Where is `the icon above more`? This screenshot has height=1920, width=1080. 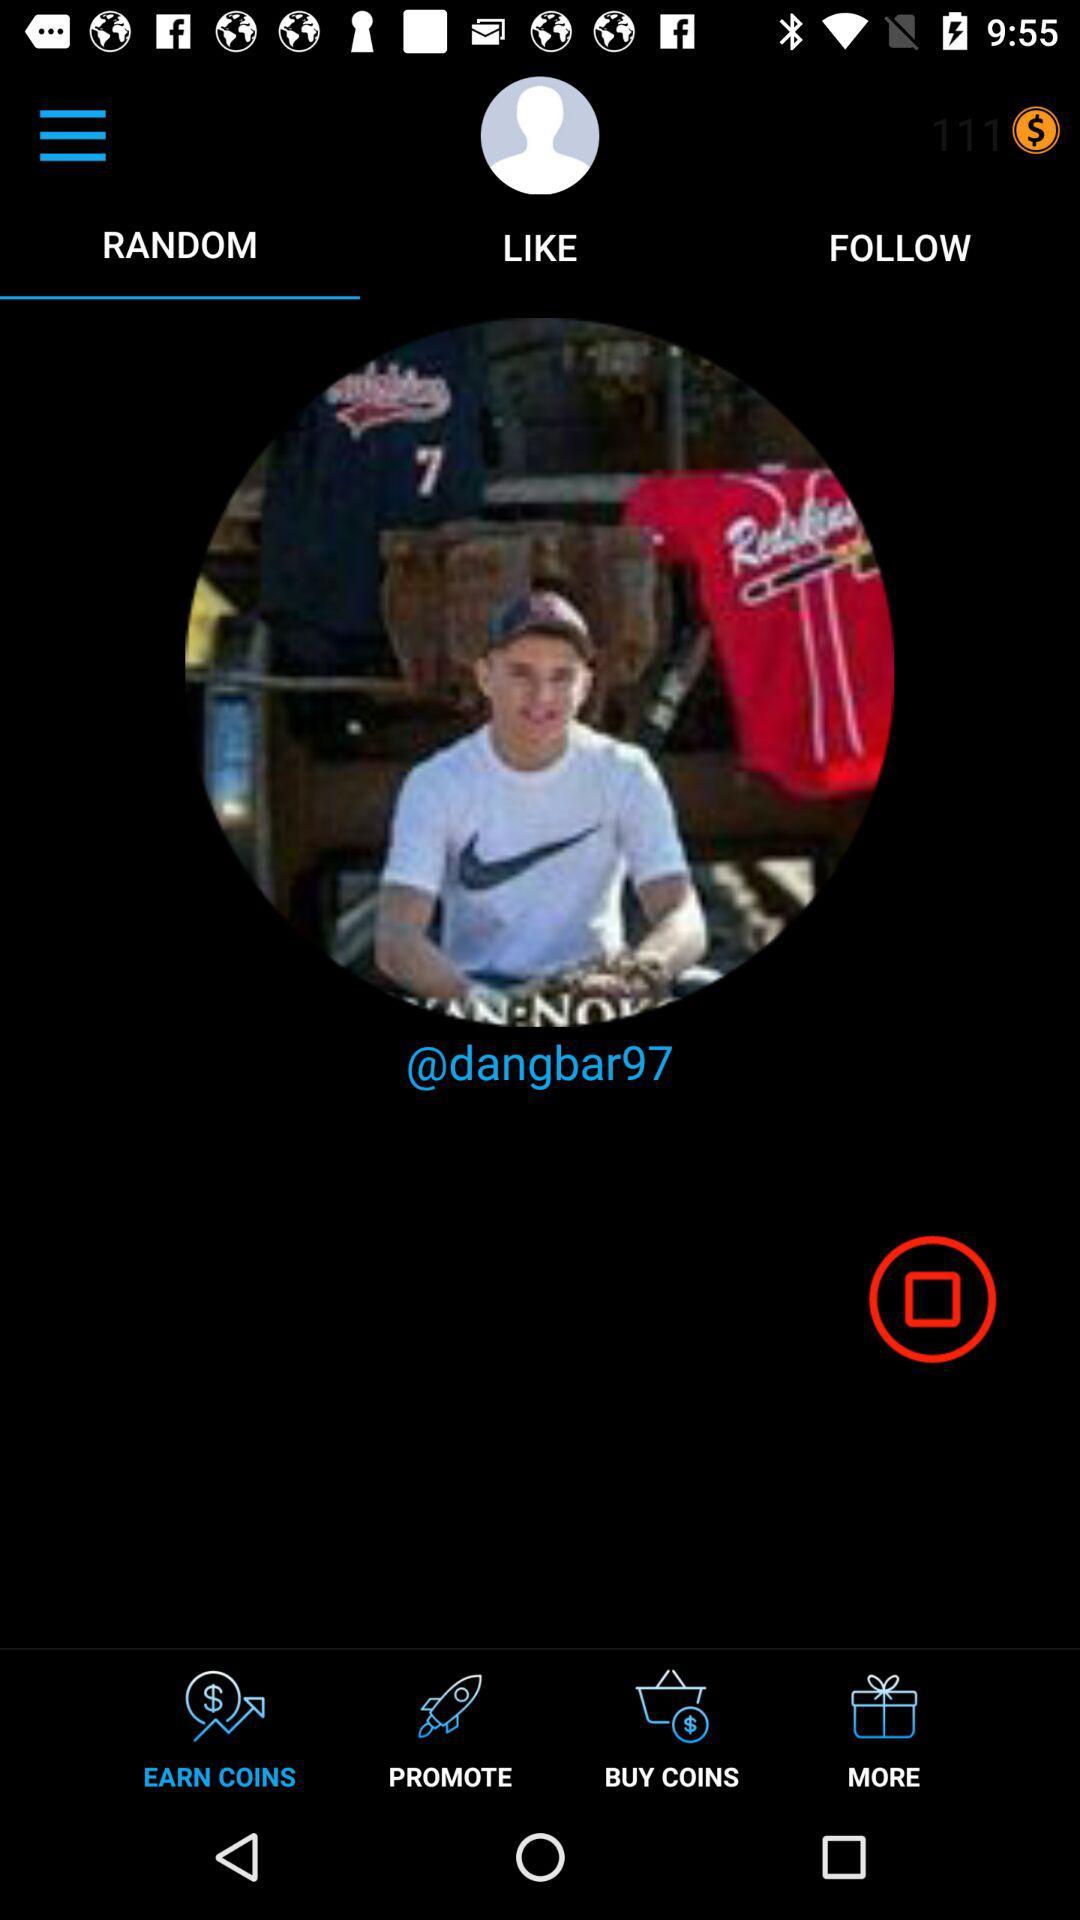 the icon above more is located at coordinates (932, 1299).